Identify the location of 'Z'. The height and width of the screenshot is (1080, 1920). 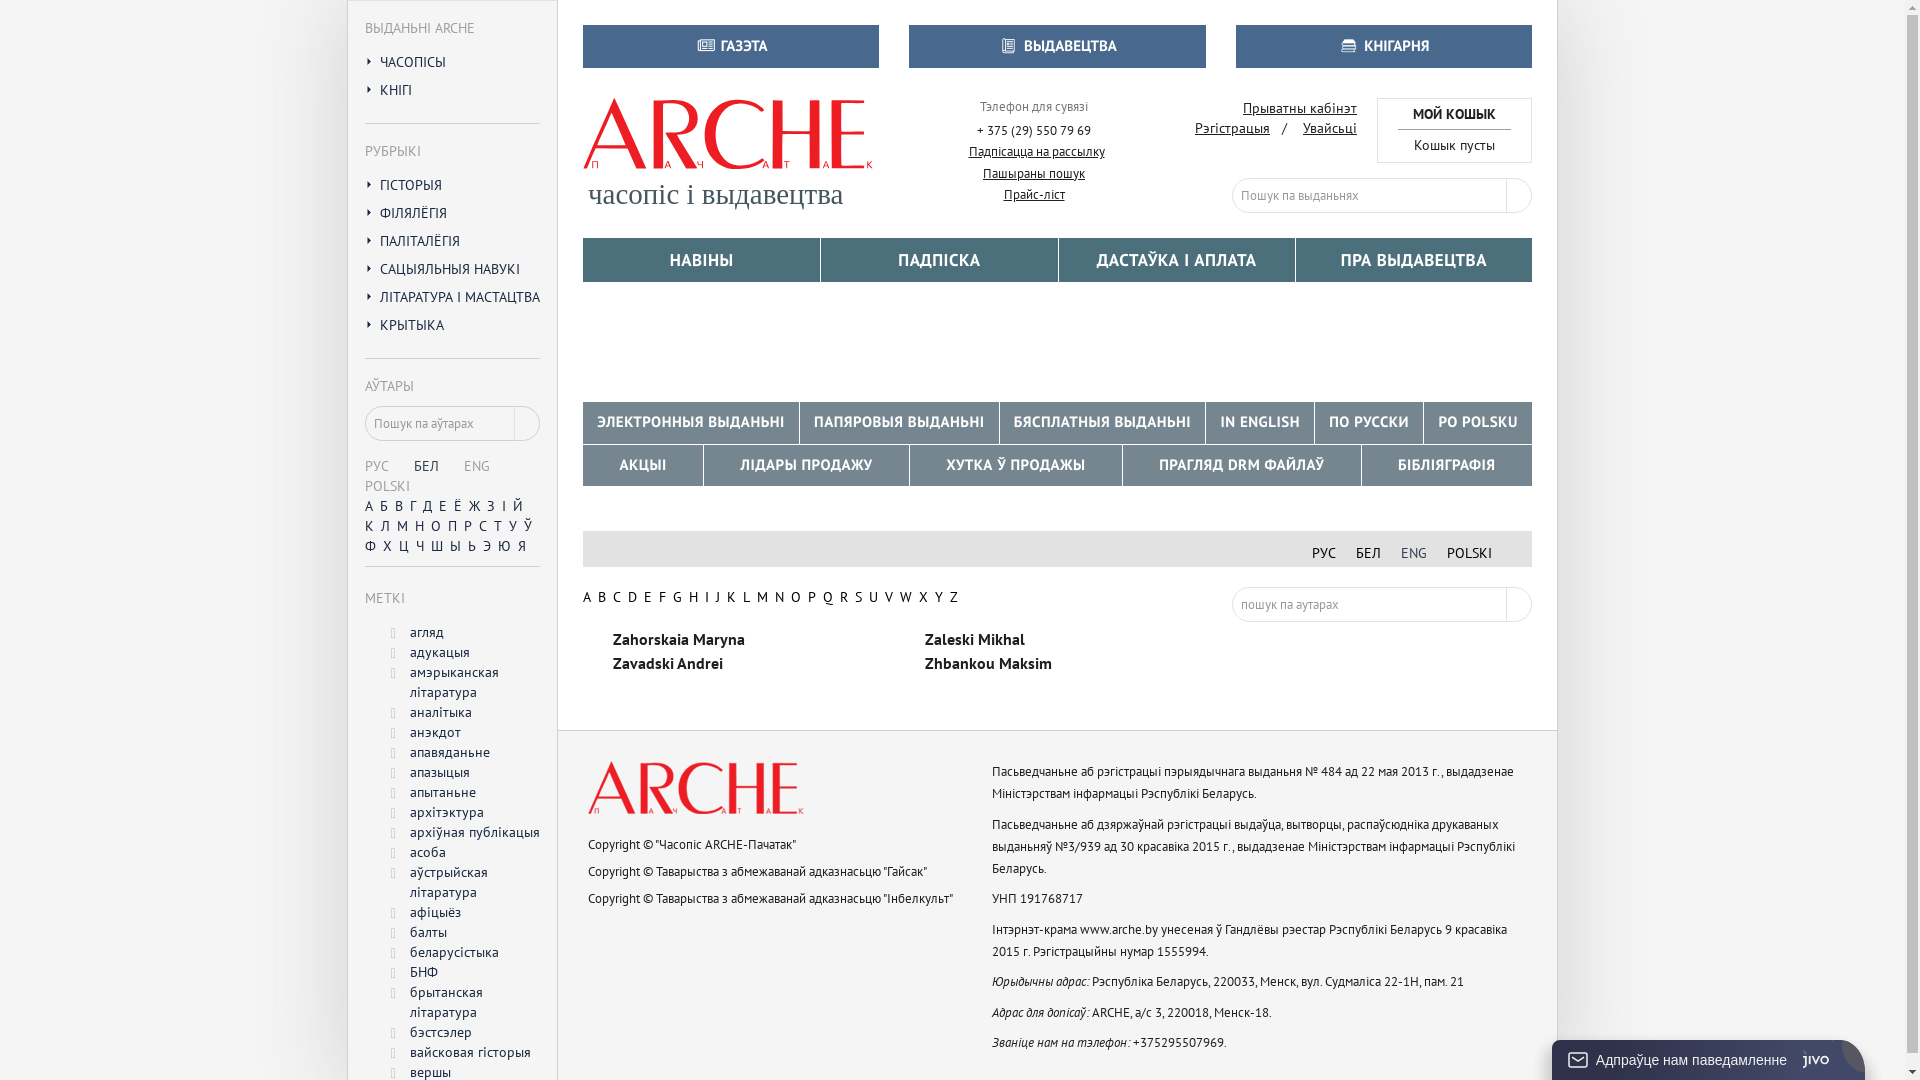
(953, 596).